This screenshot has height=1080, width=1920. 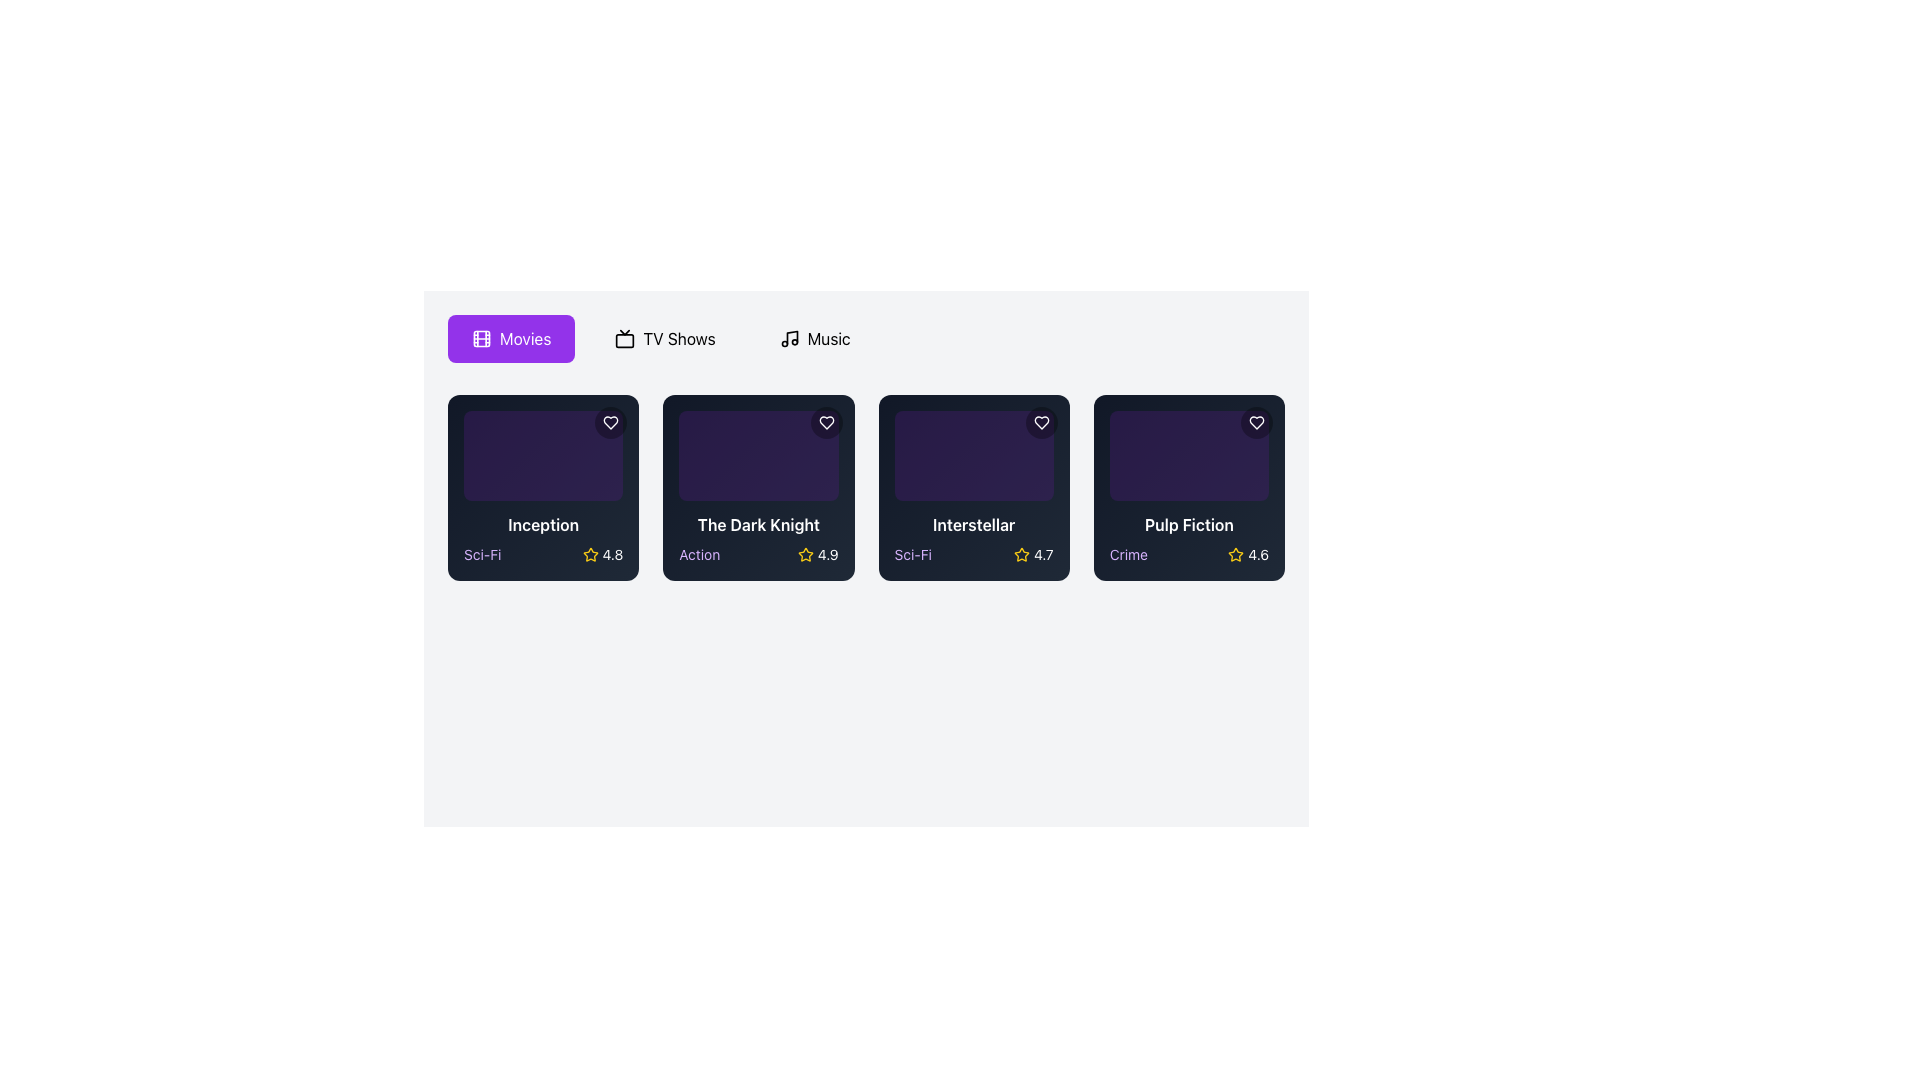 What do you see at coordinates (974, 523) in the screenshot?
I see `the text label that identifies the movie 'Interstellar', located within the third card of horizontally aligned movie cards, situated below the image area and above the genre and rating text` at bounding box center [974, 523].